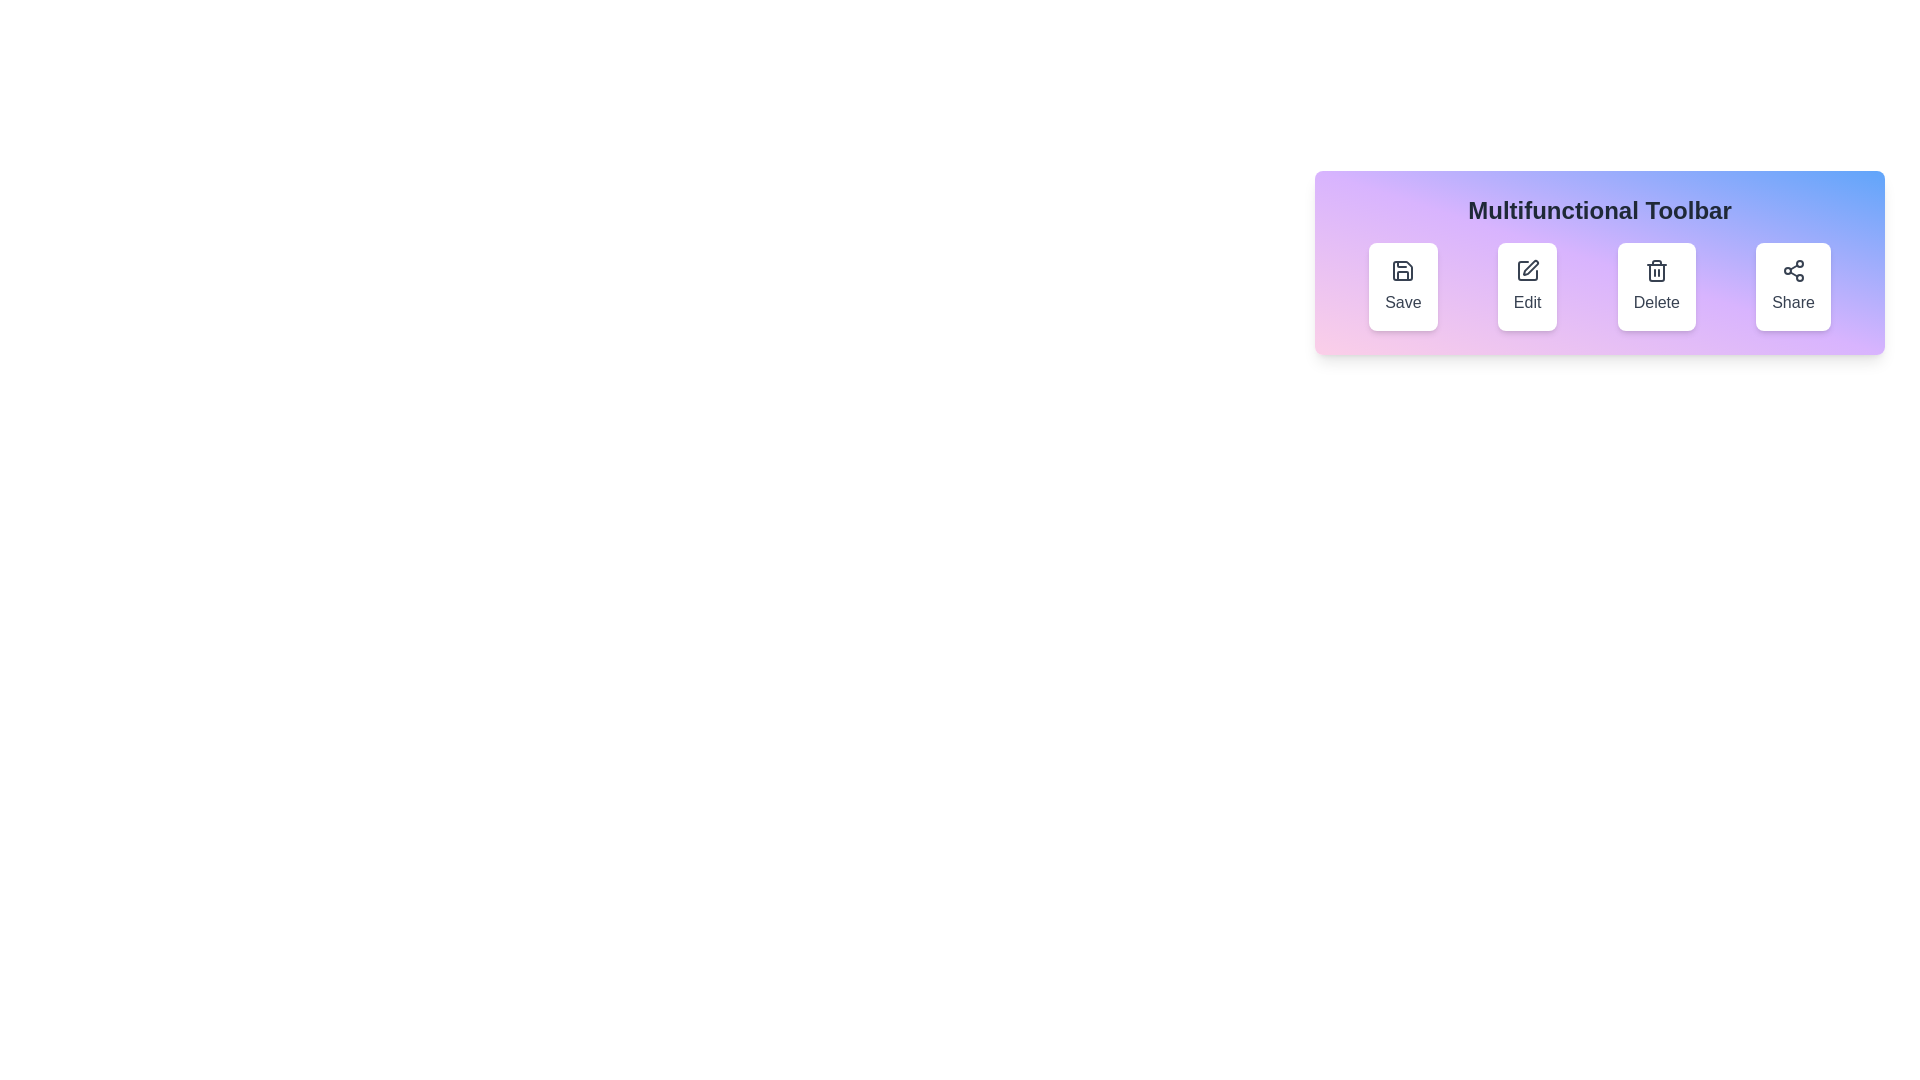  Describe the element at coordinates (1656, 286) in the screenshot. I see `the third button from the left in a horizontal toolbar containing four buttons` at that location.